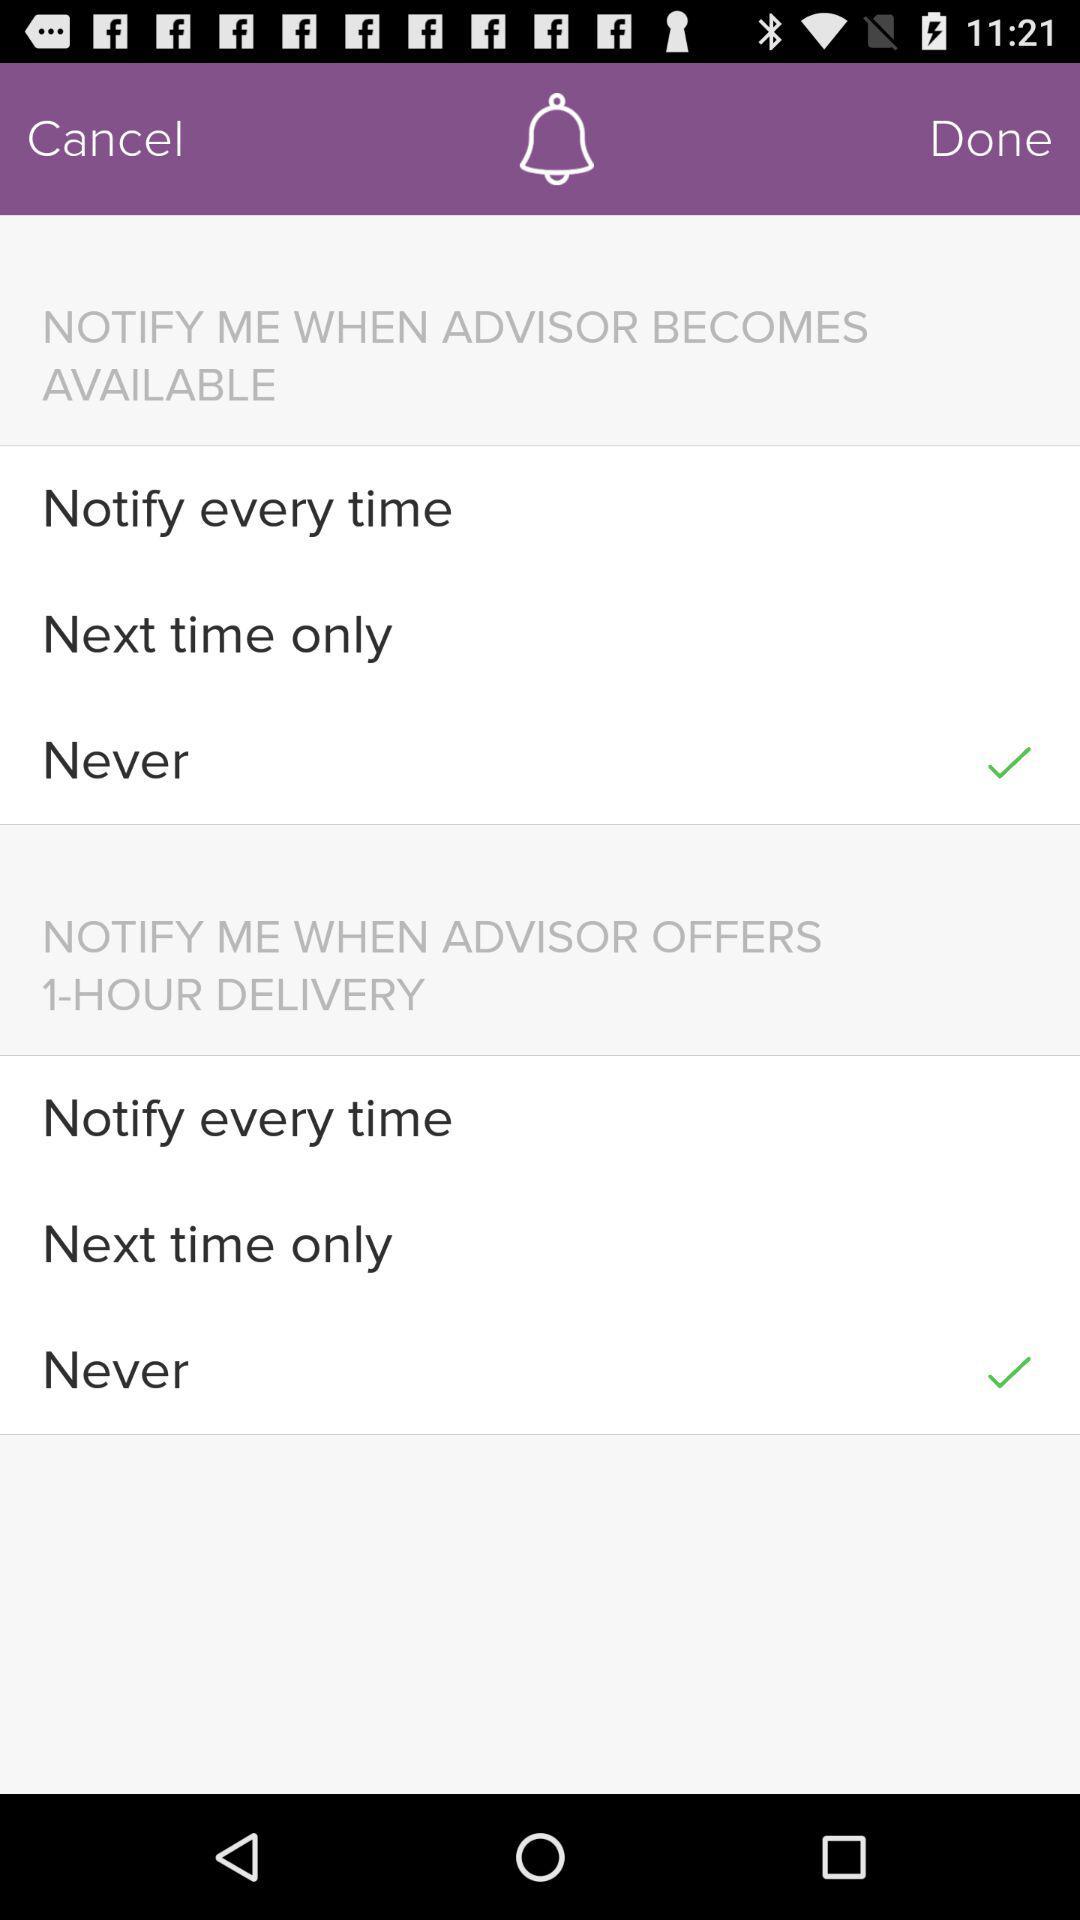  I want to click on the done icon, so click(991, 138).